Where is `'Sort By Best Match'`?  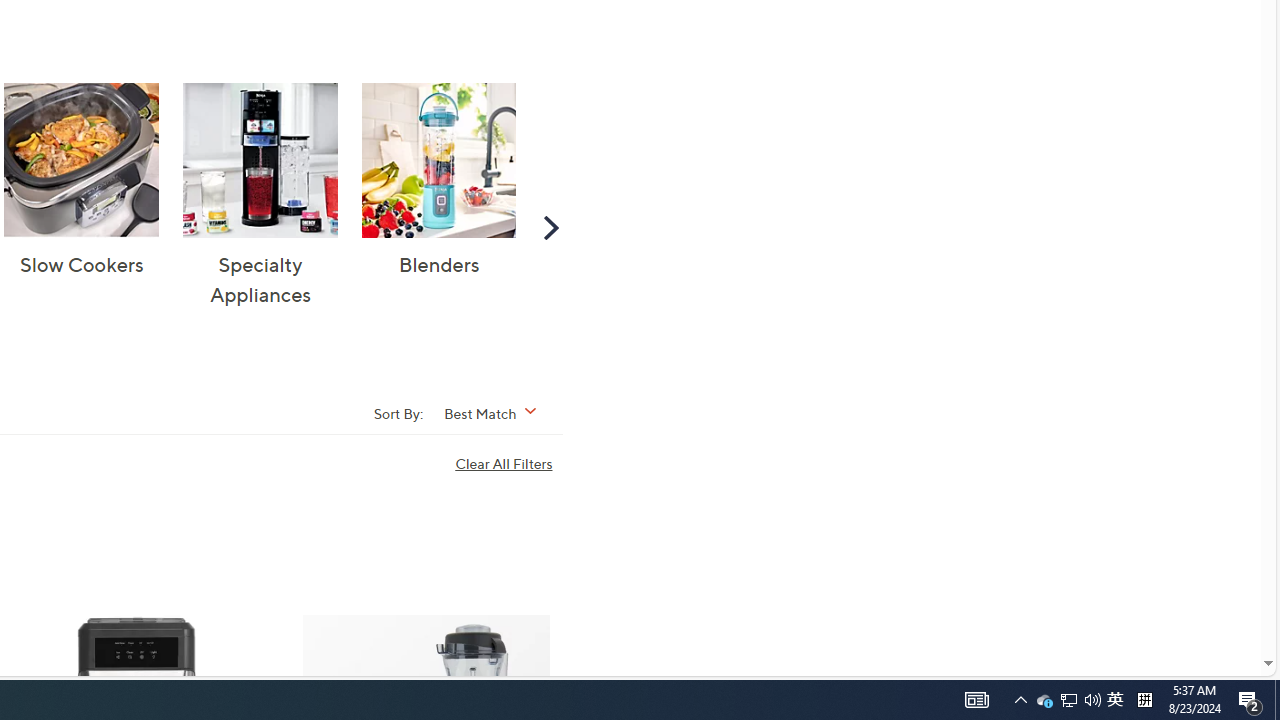
'Sort By Best Match' is located at coordinates (497, 411).